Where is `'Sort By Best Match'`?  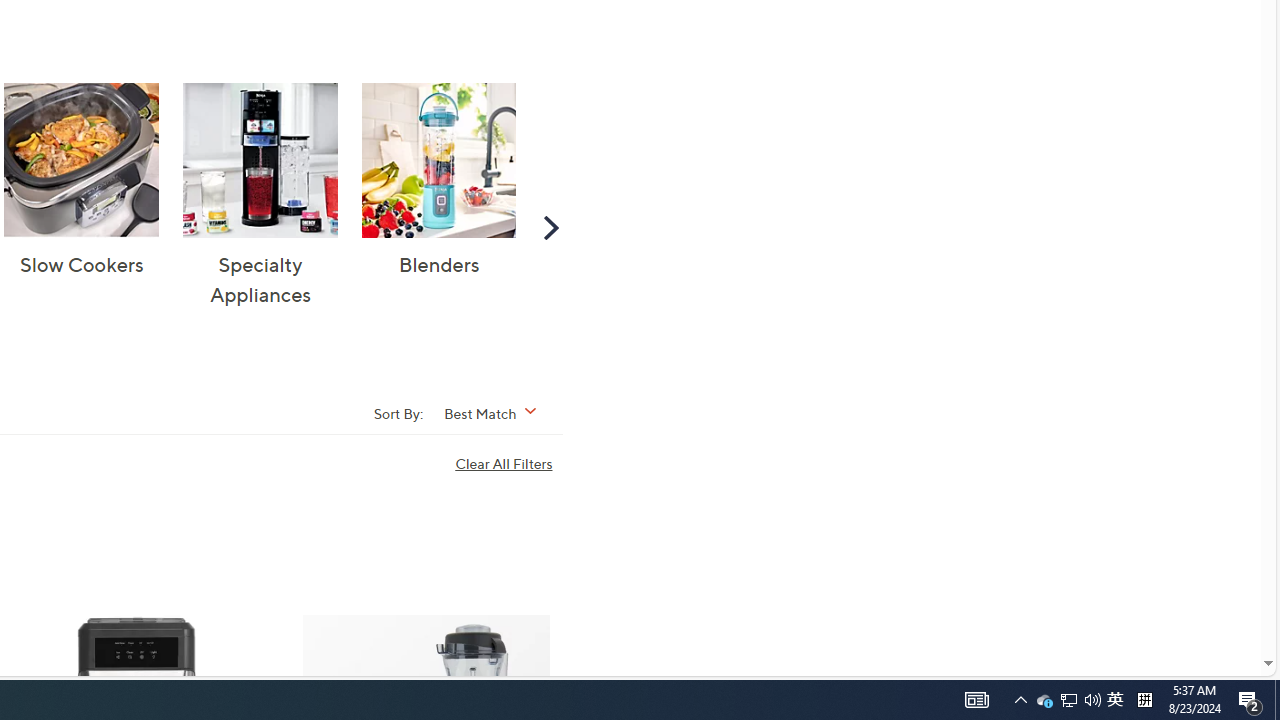
'Sort By Best Match' is located at coordinates (497, 411).